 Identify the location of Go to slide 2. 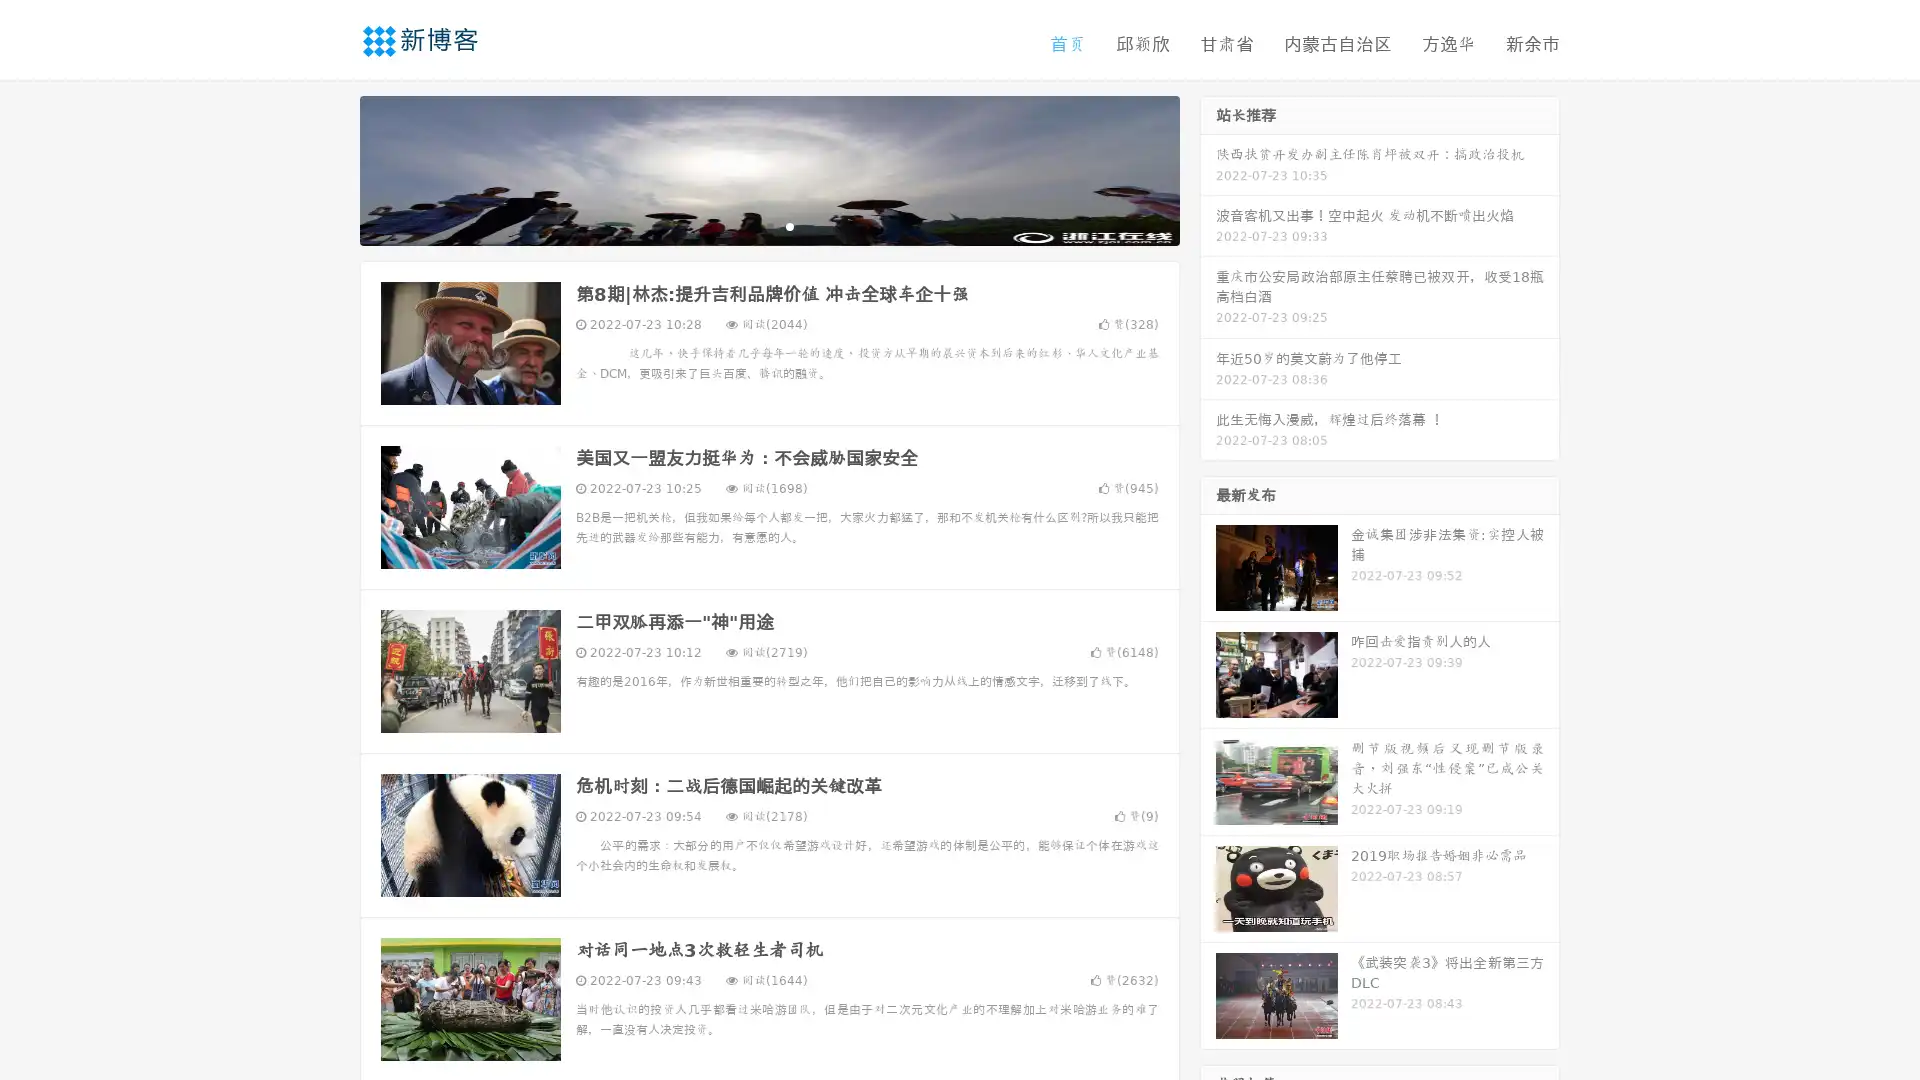
(768, 225).